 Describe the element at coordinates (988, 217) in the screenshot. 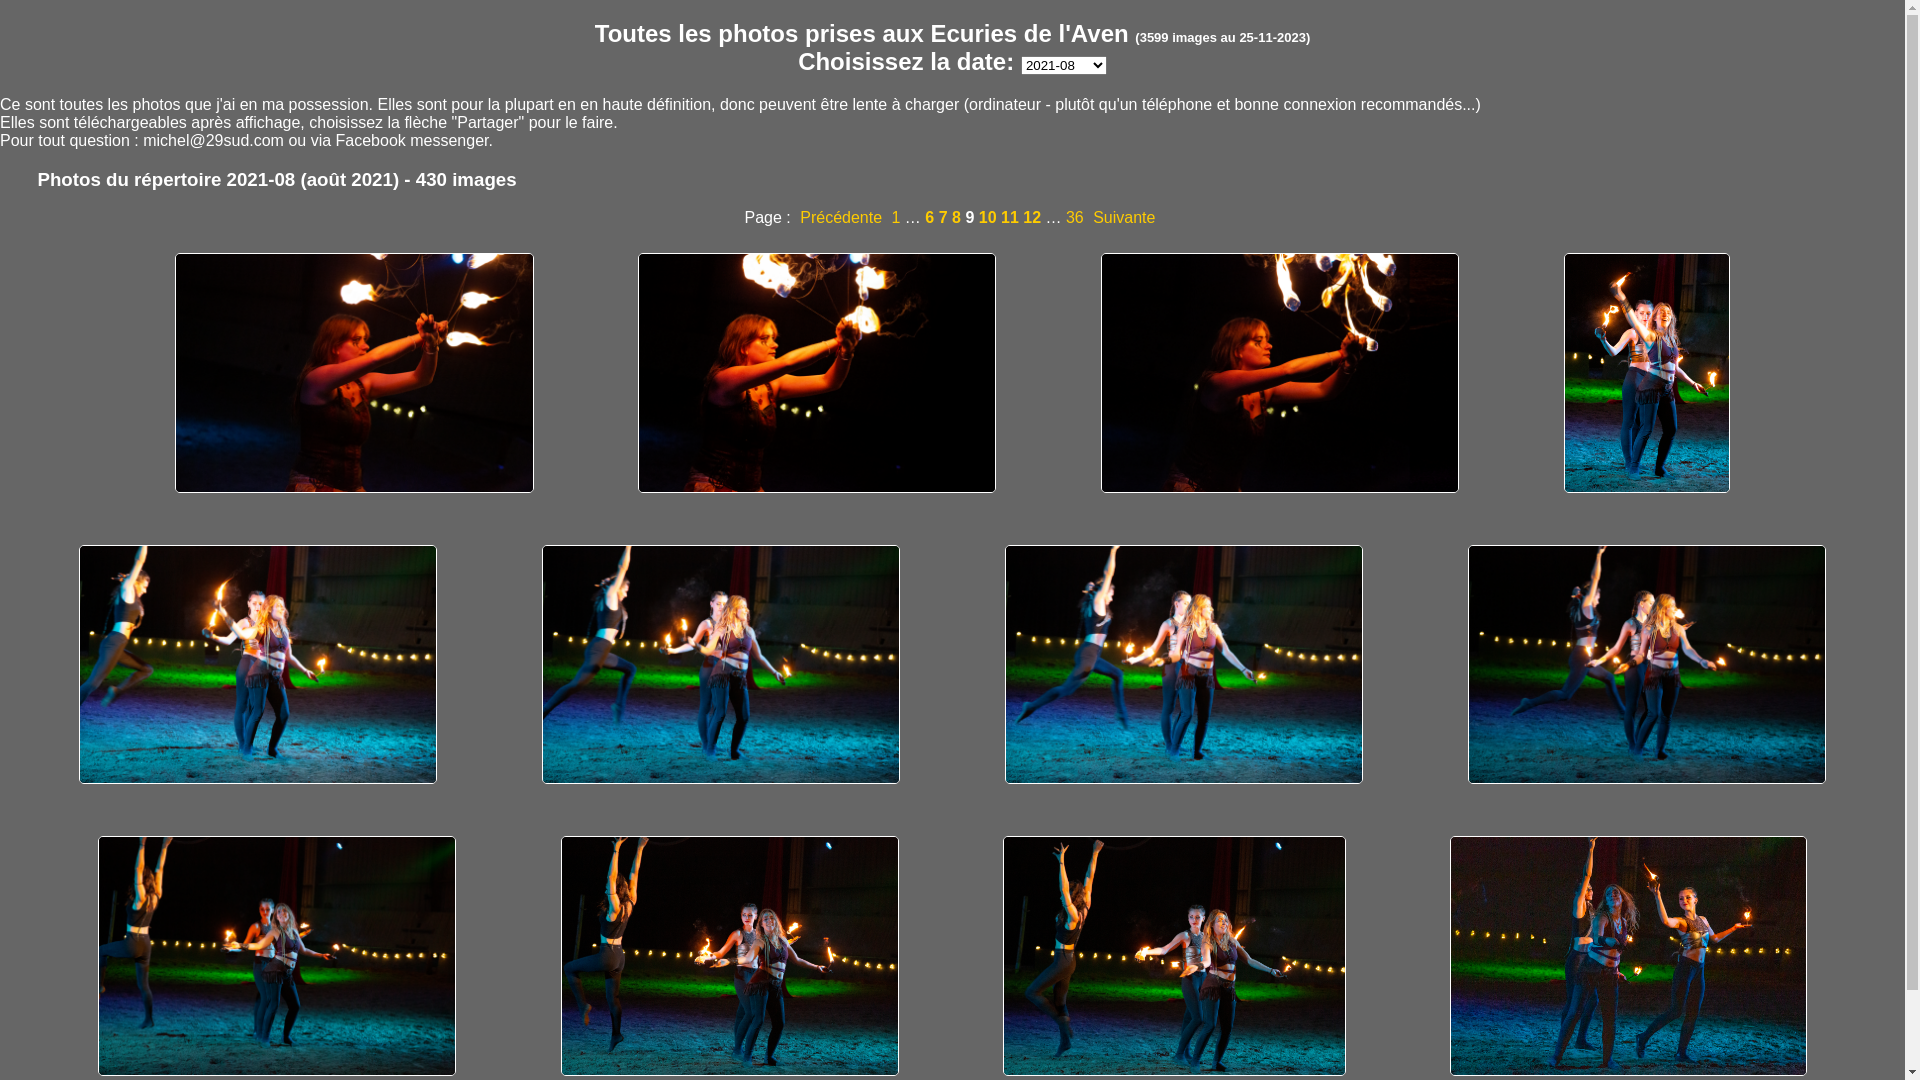

I see `'10'` at that location.